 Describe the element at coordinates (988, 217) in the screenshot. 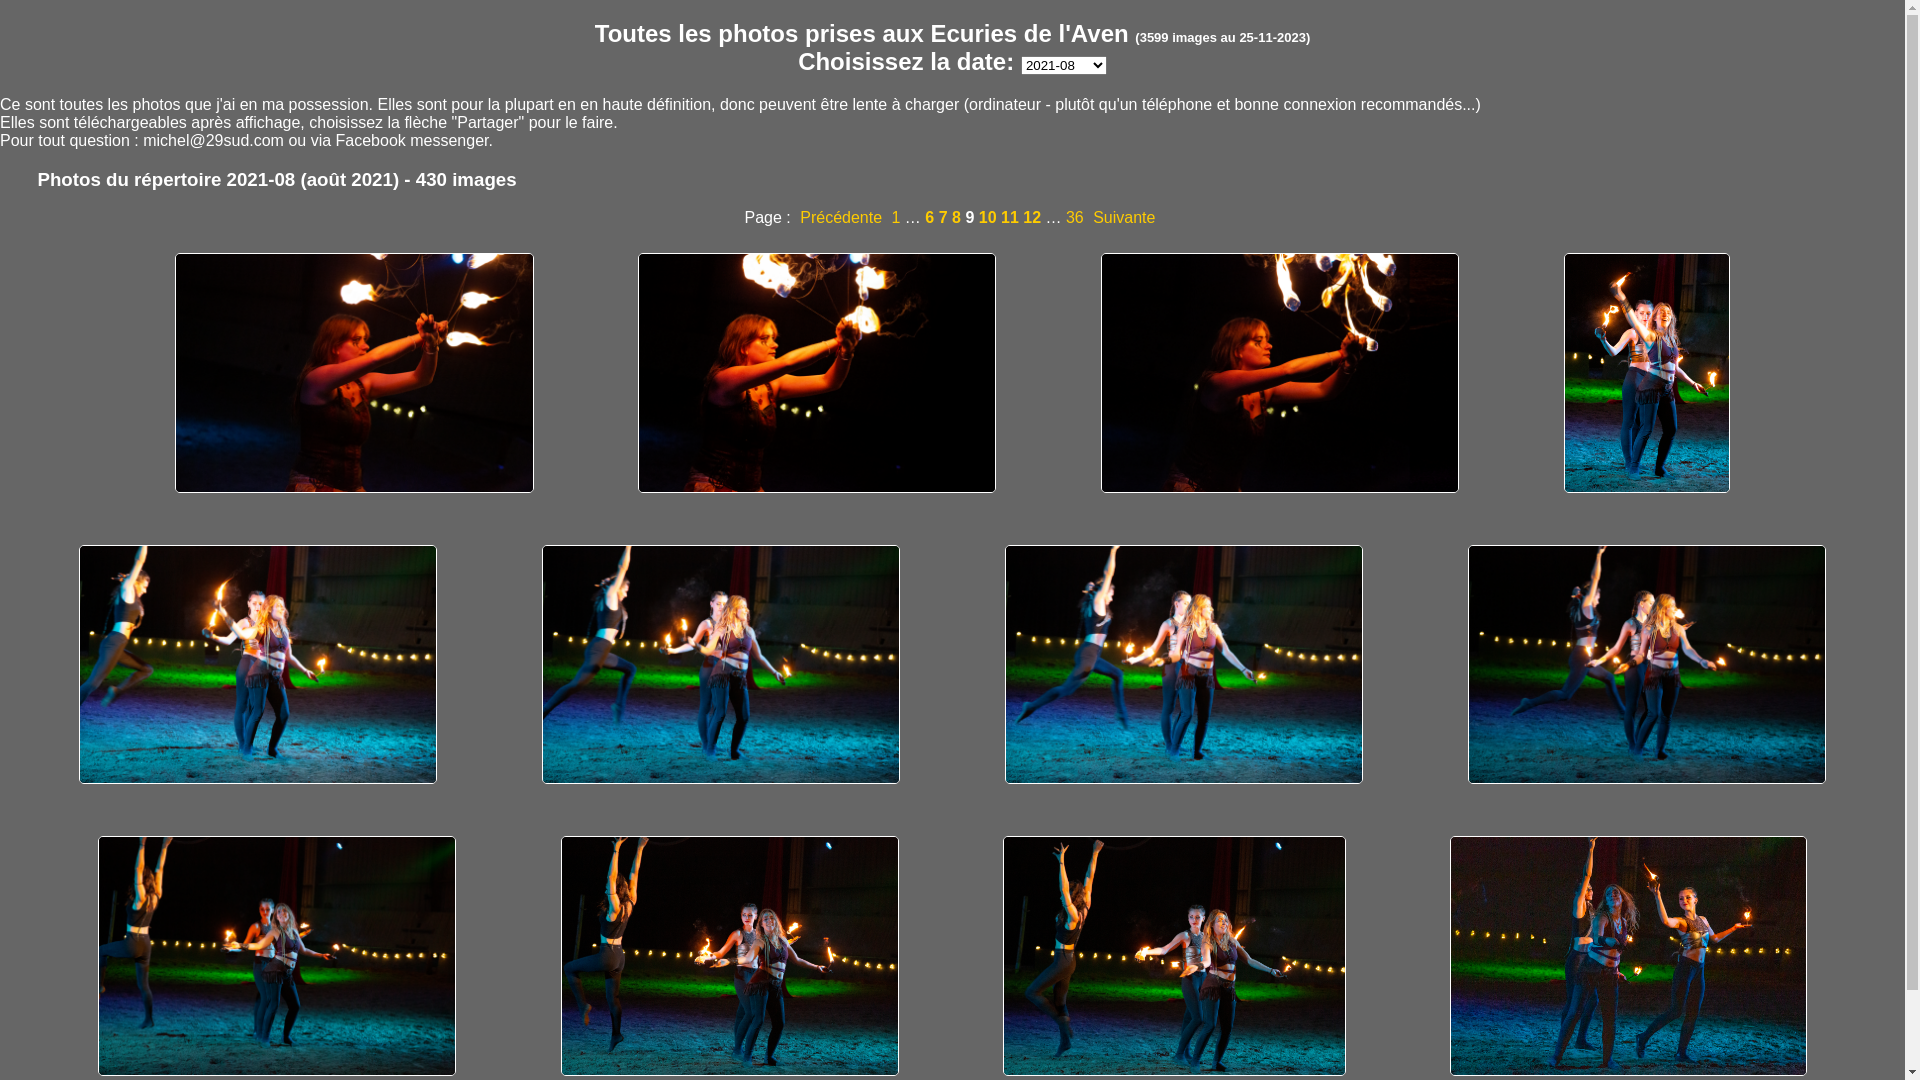

I see `'10'` at that location.